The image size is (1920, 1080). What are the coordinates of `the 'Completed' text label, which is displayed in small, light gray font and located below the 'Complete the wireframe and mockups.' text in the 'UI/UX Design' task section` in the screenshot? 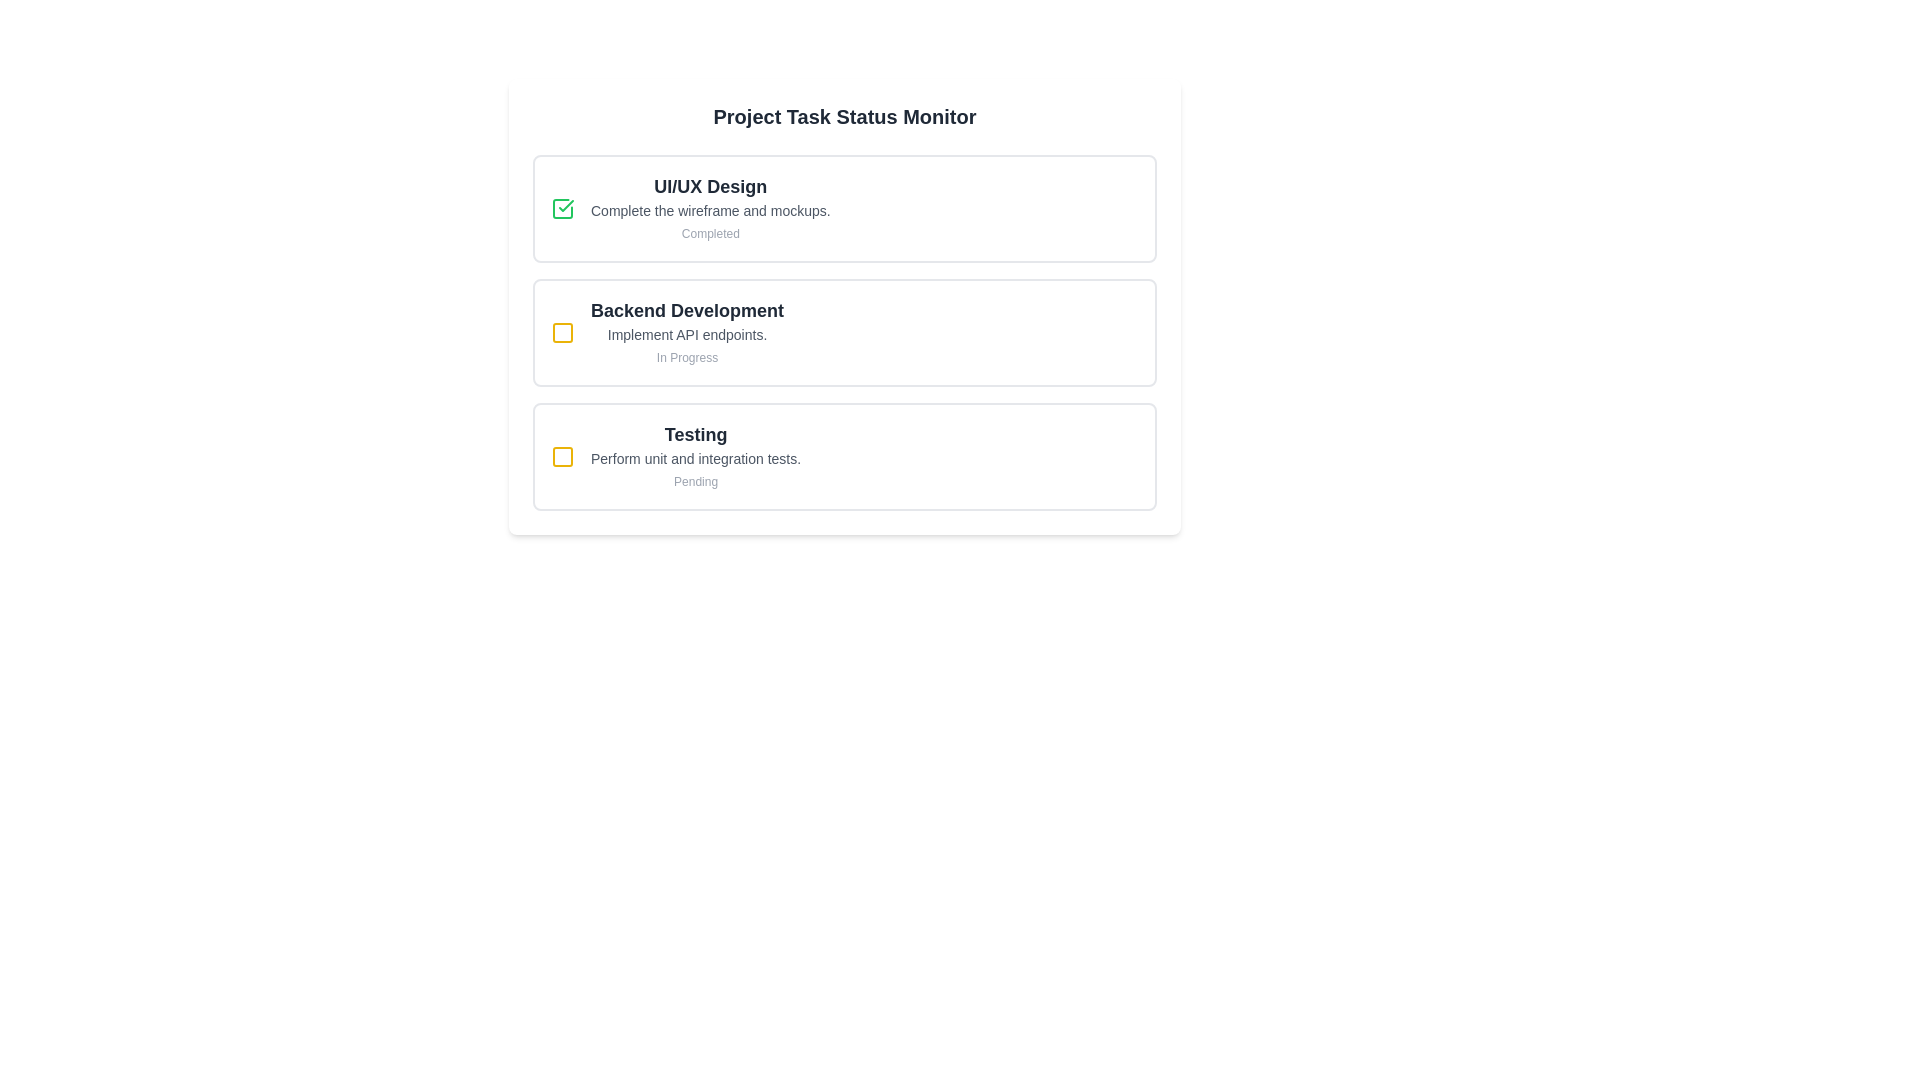 It's located at (710, 233).